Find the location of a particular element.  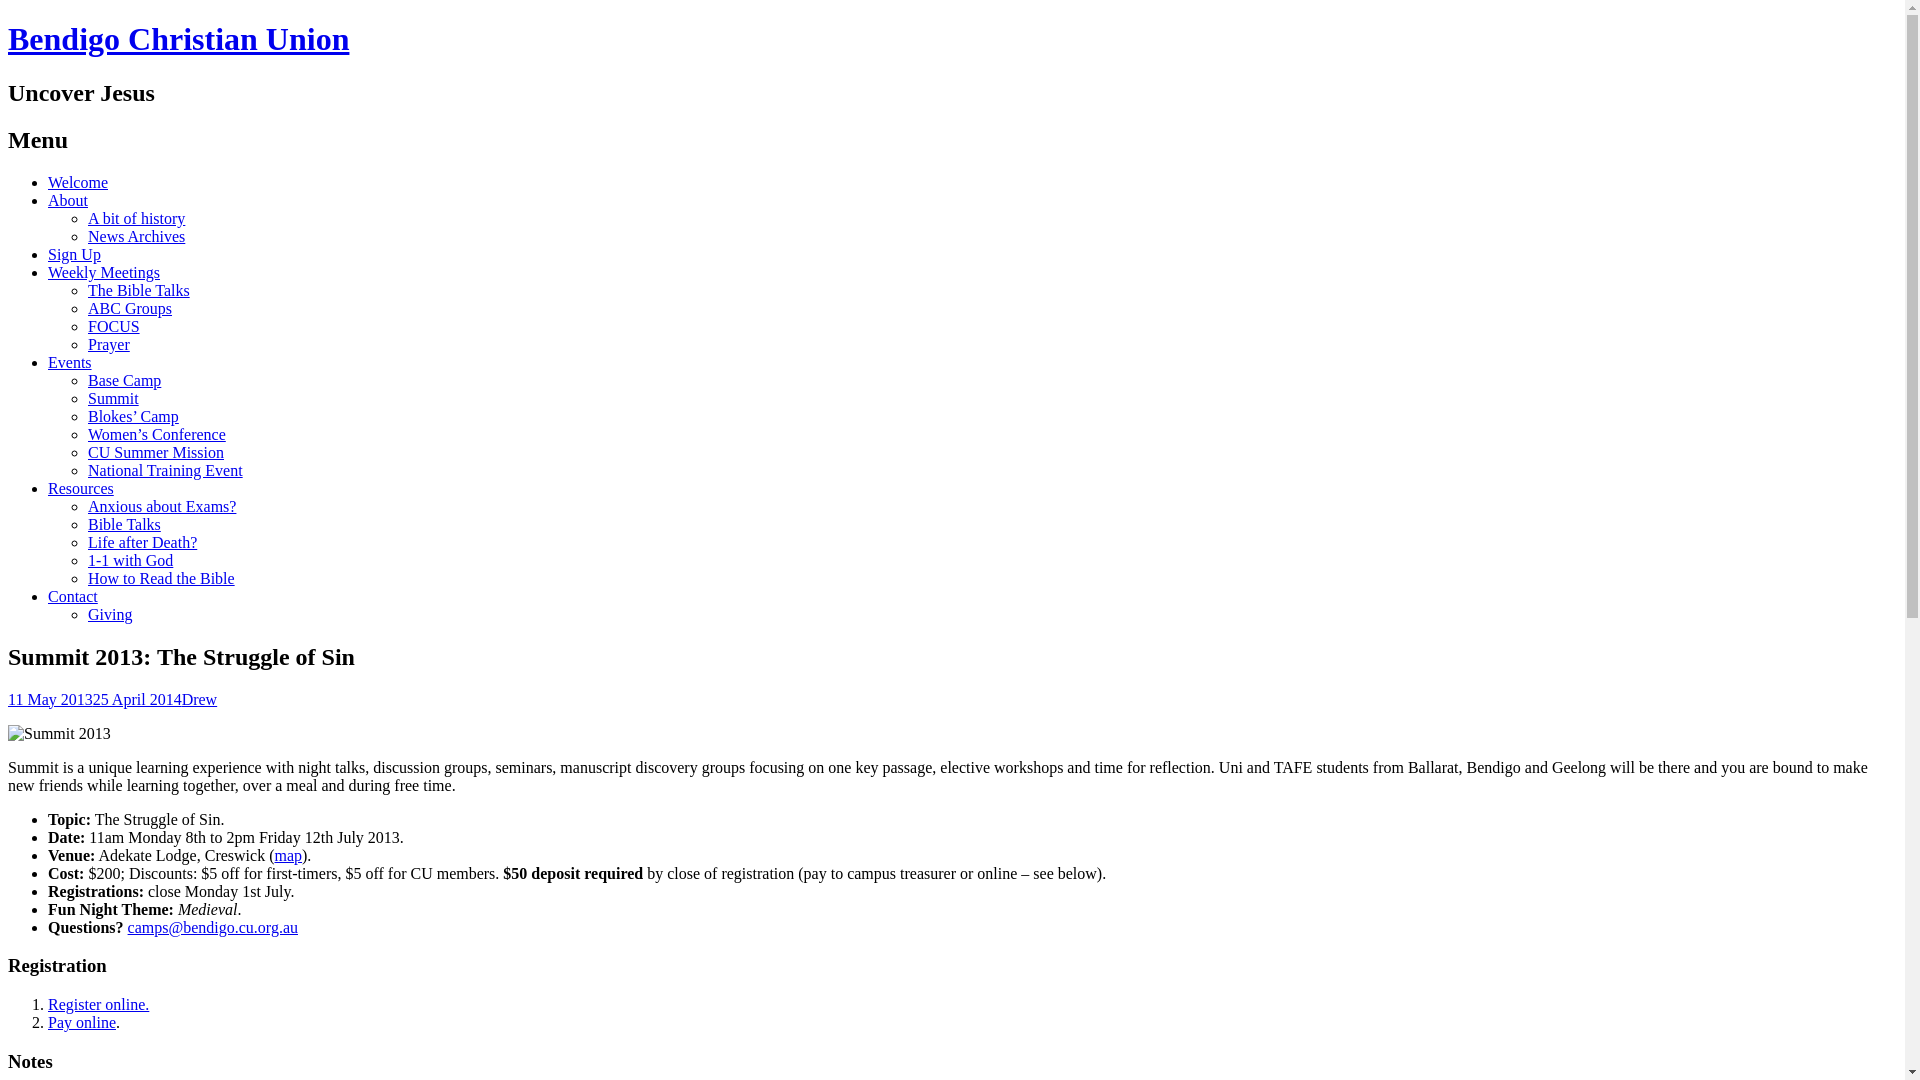

'Pay online' is located at coordinates (80, 1022).